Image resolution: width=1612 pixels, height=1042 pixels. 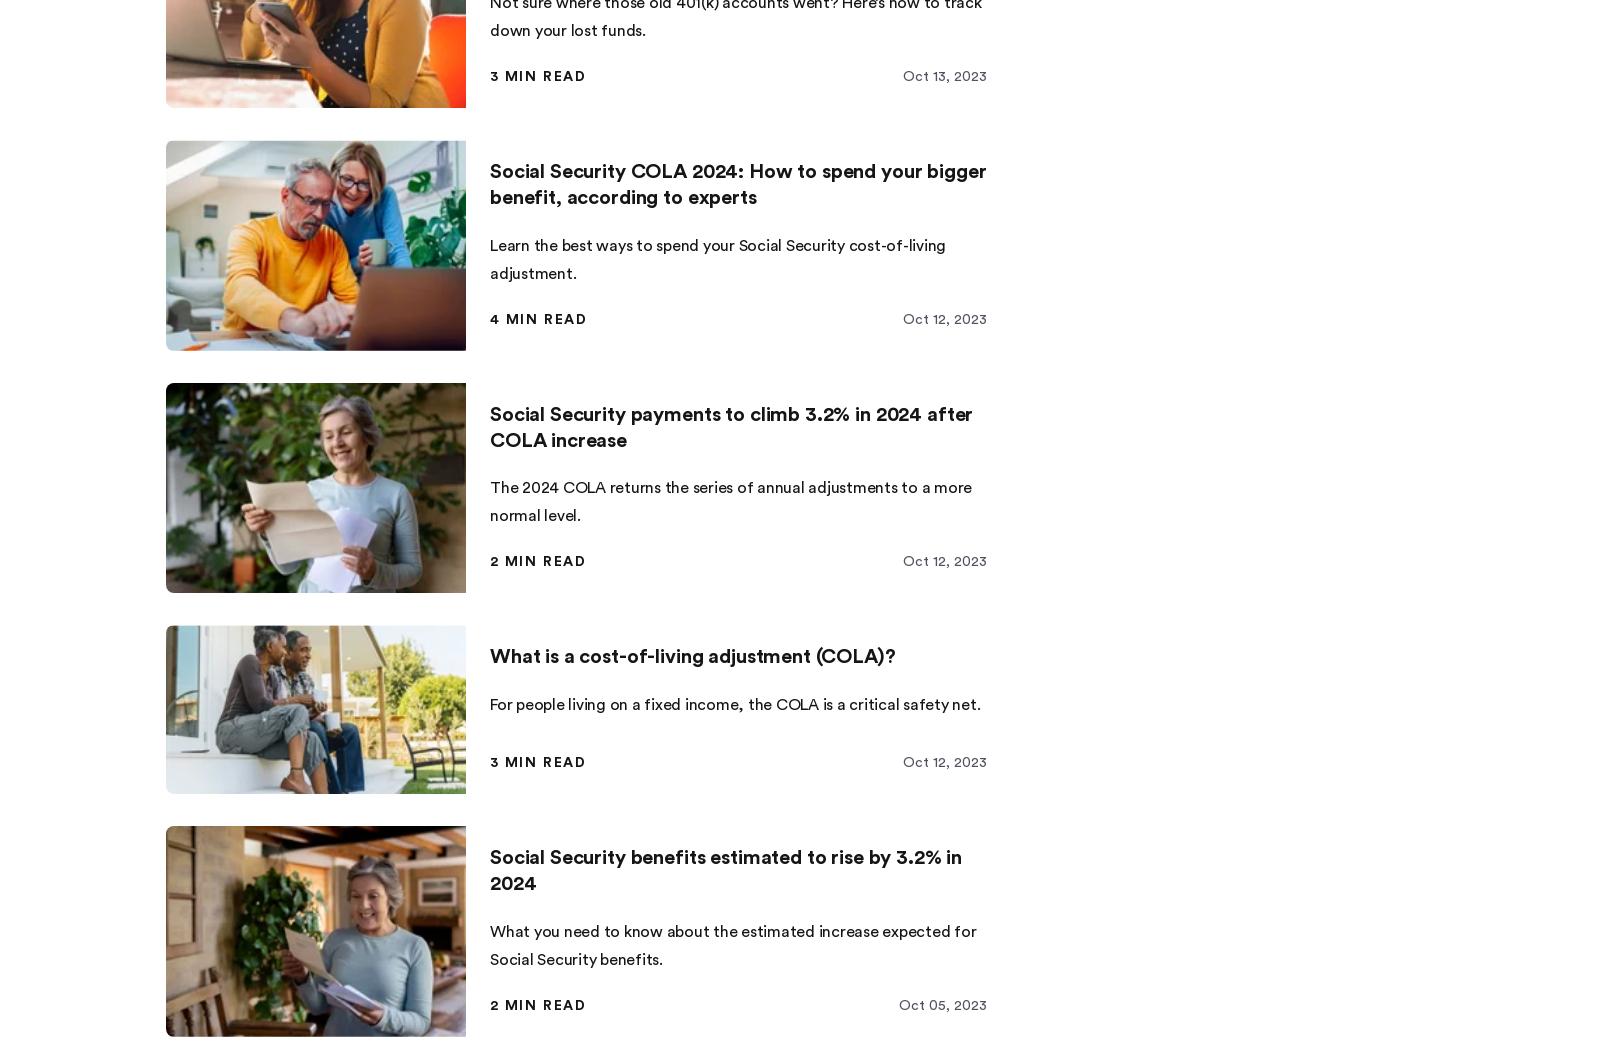 What do you see at coordinates (489, 318) in the screenshot?
I see `'4 min read'` at bounding box center [489, 318].